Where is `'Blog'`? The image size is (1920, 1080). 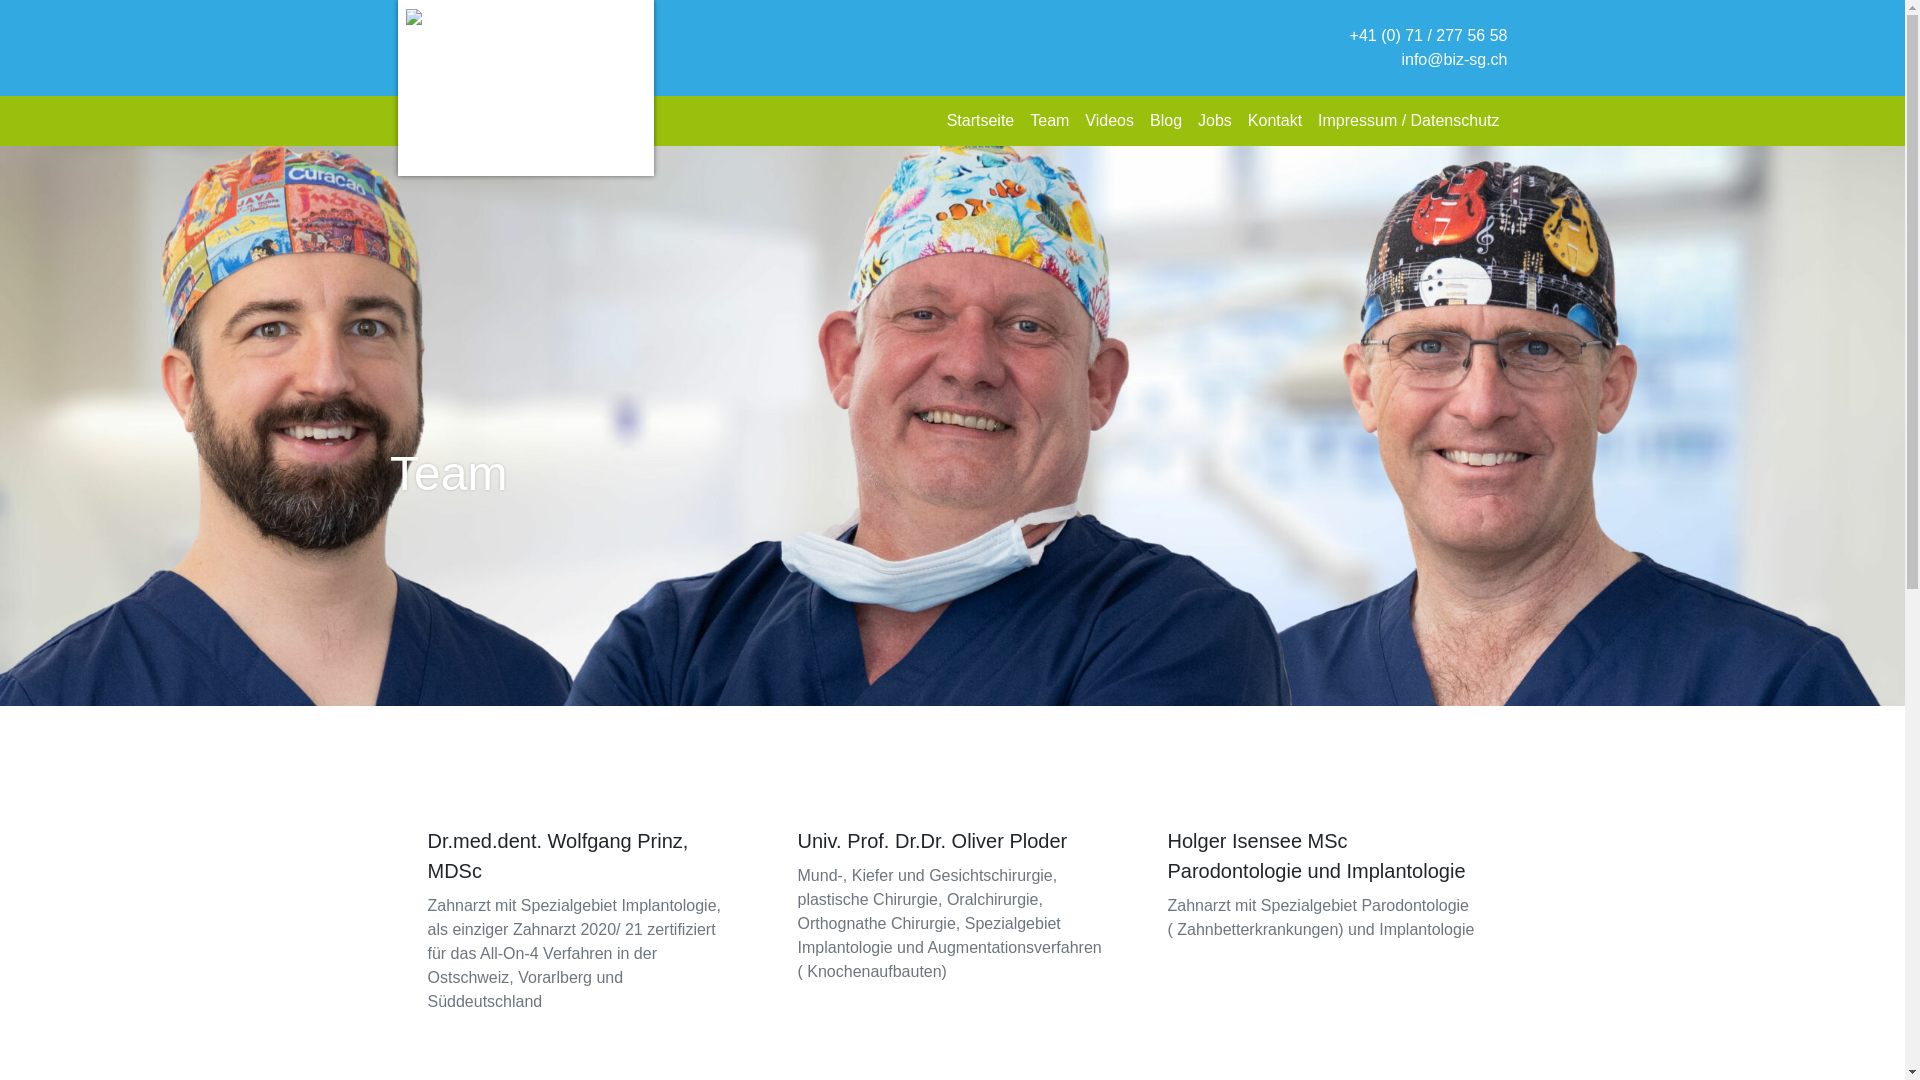 'Blog' is located at coordinates (1166, 120).